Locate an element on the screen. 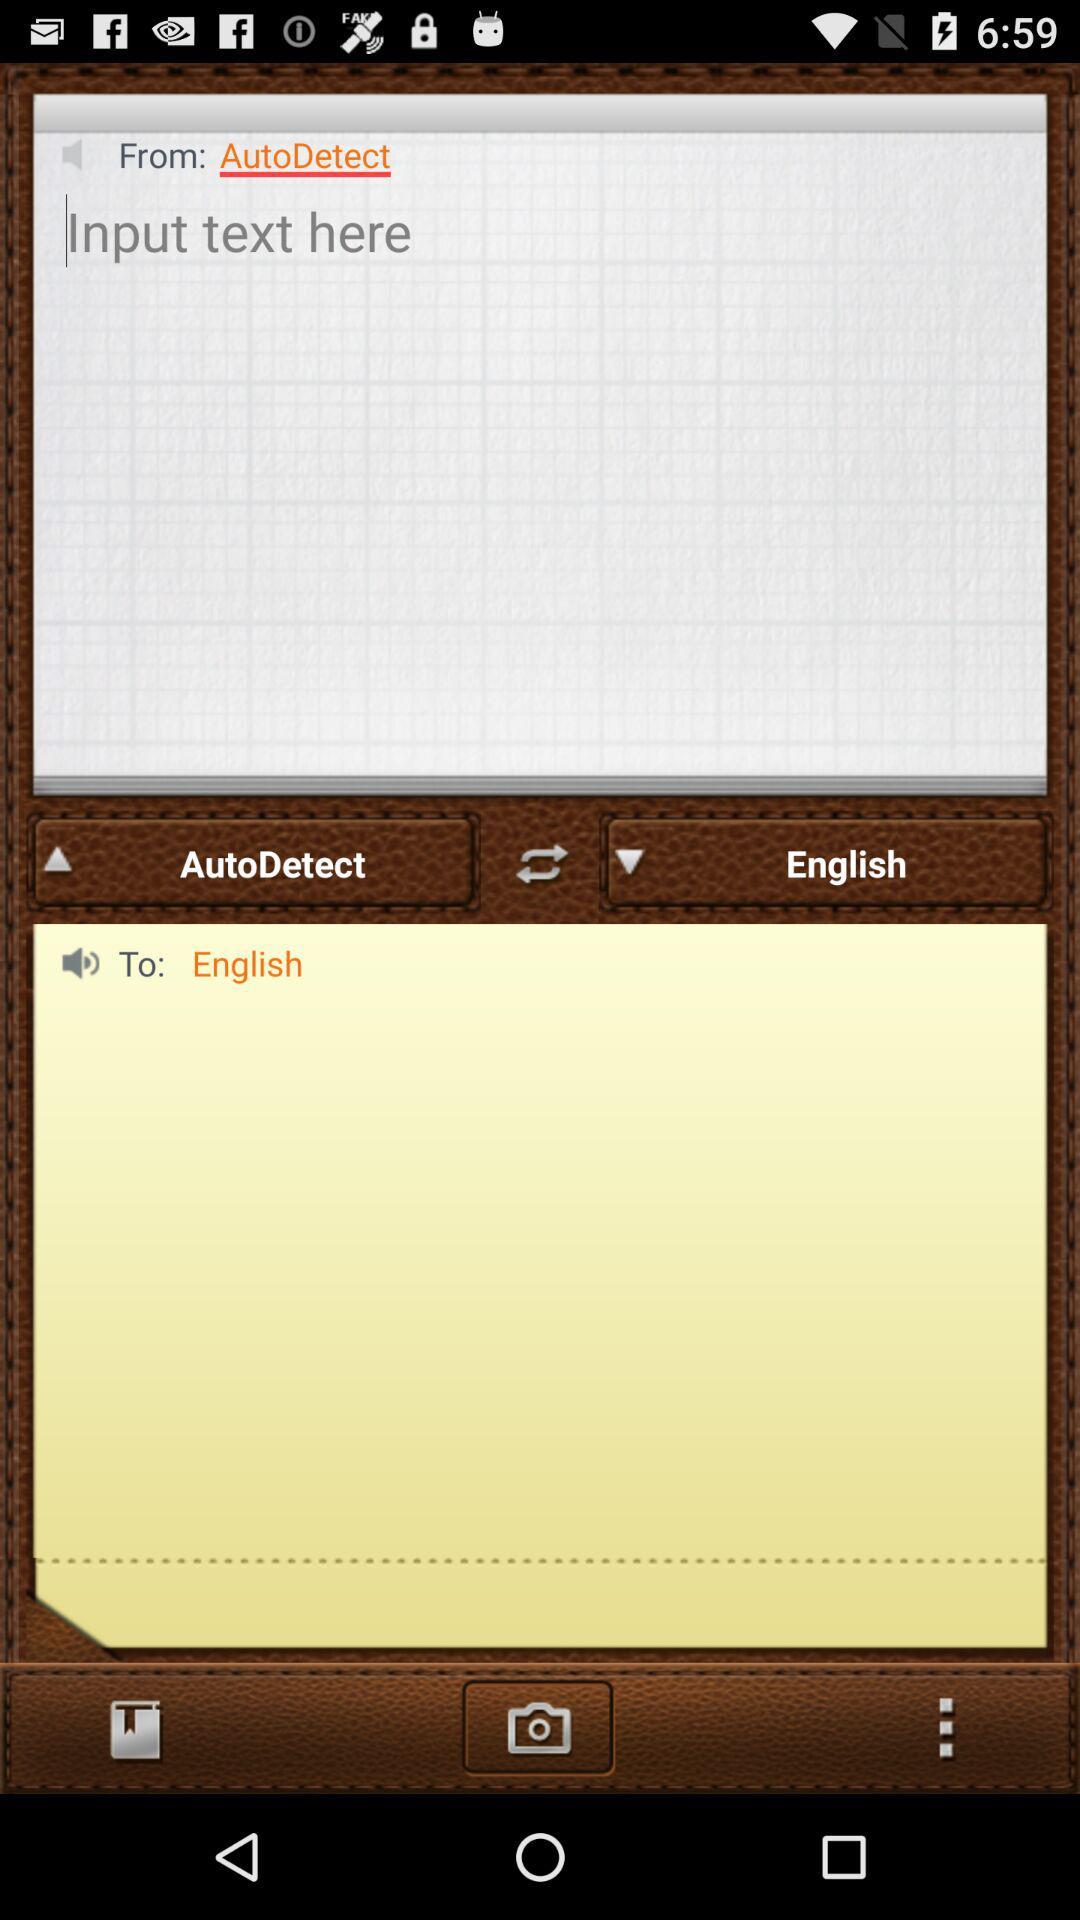 Image resolution: width=1080 pixels, height=1920 pixels. the volume icon is located at coordinates (73, 1031).